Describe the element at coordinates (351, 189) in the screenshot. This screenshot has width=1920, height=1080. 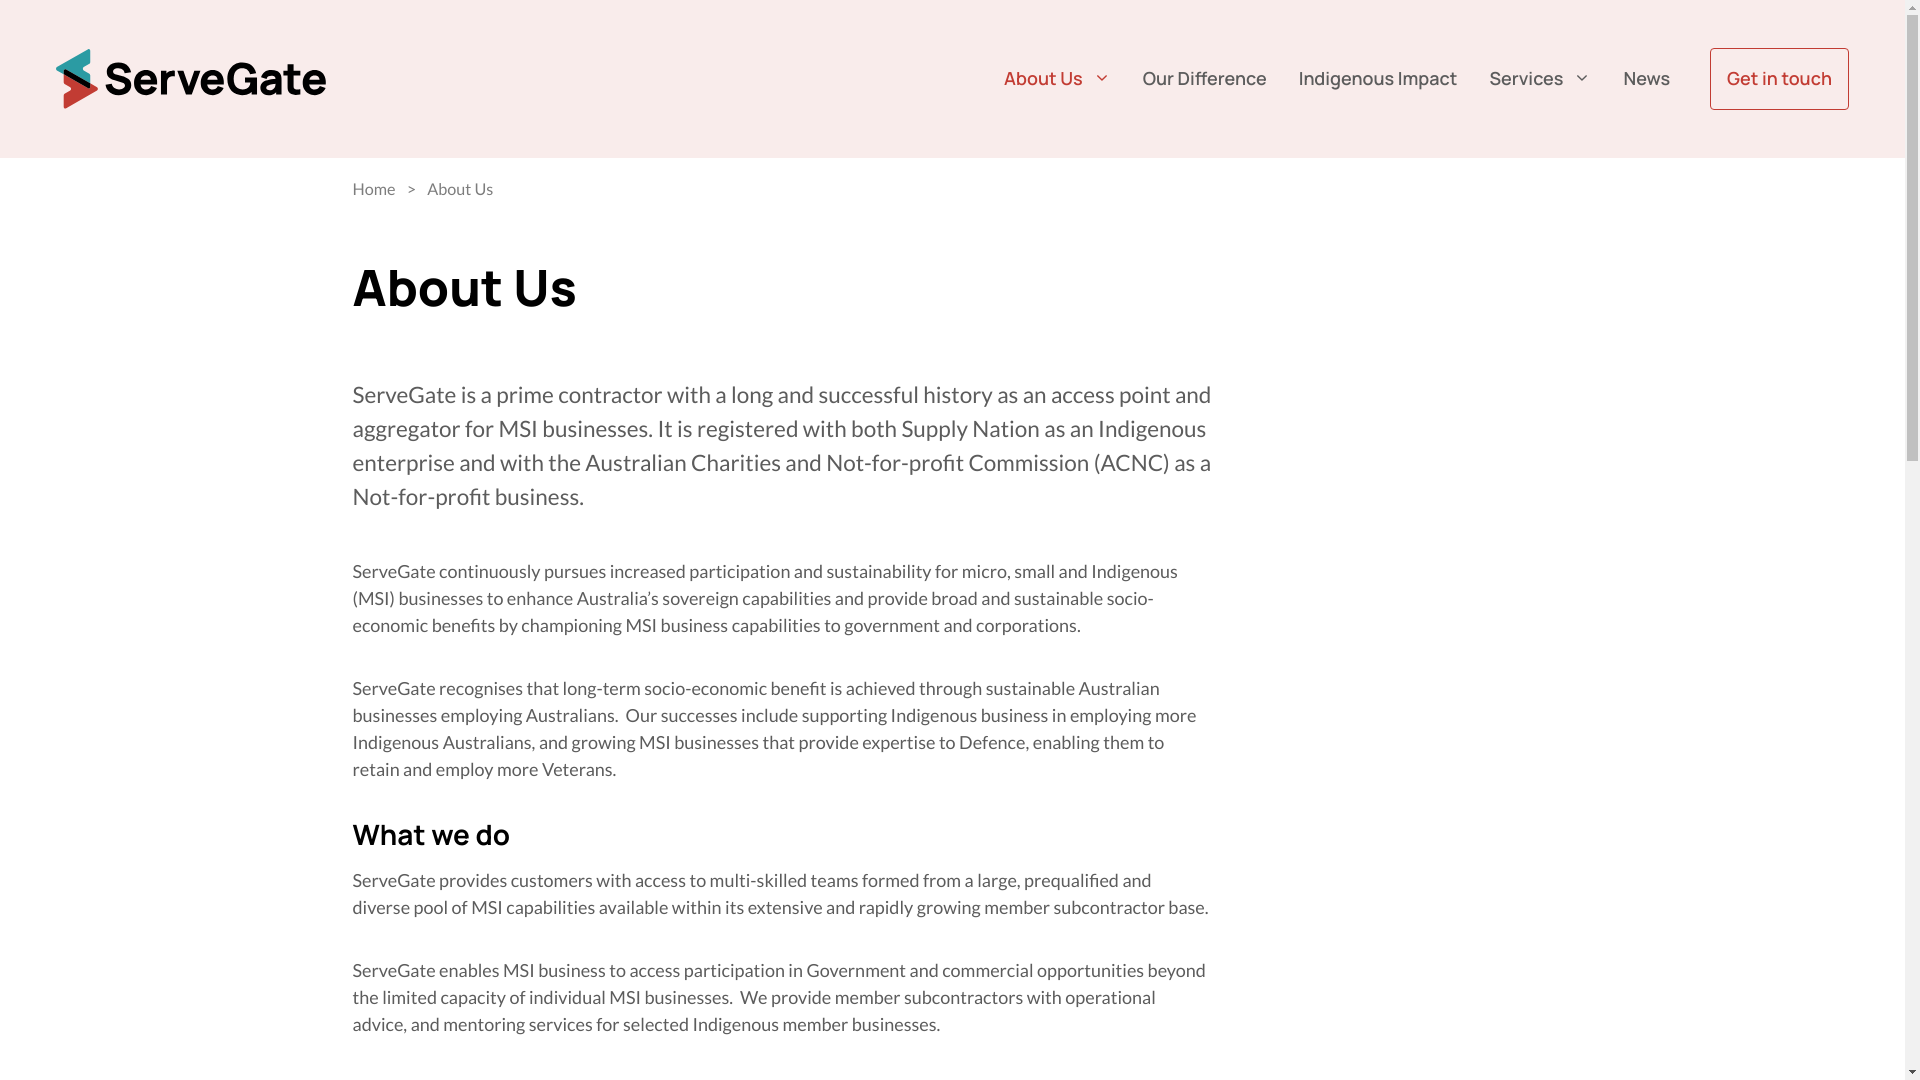
I see `'Home'` at that location.